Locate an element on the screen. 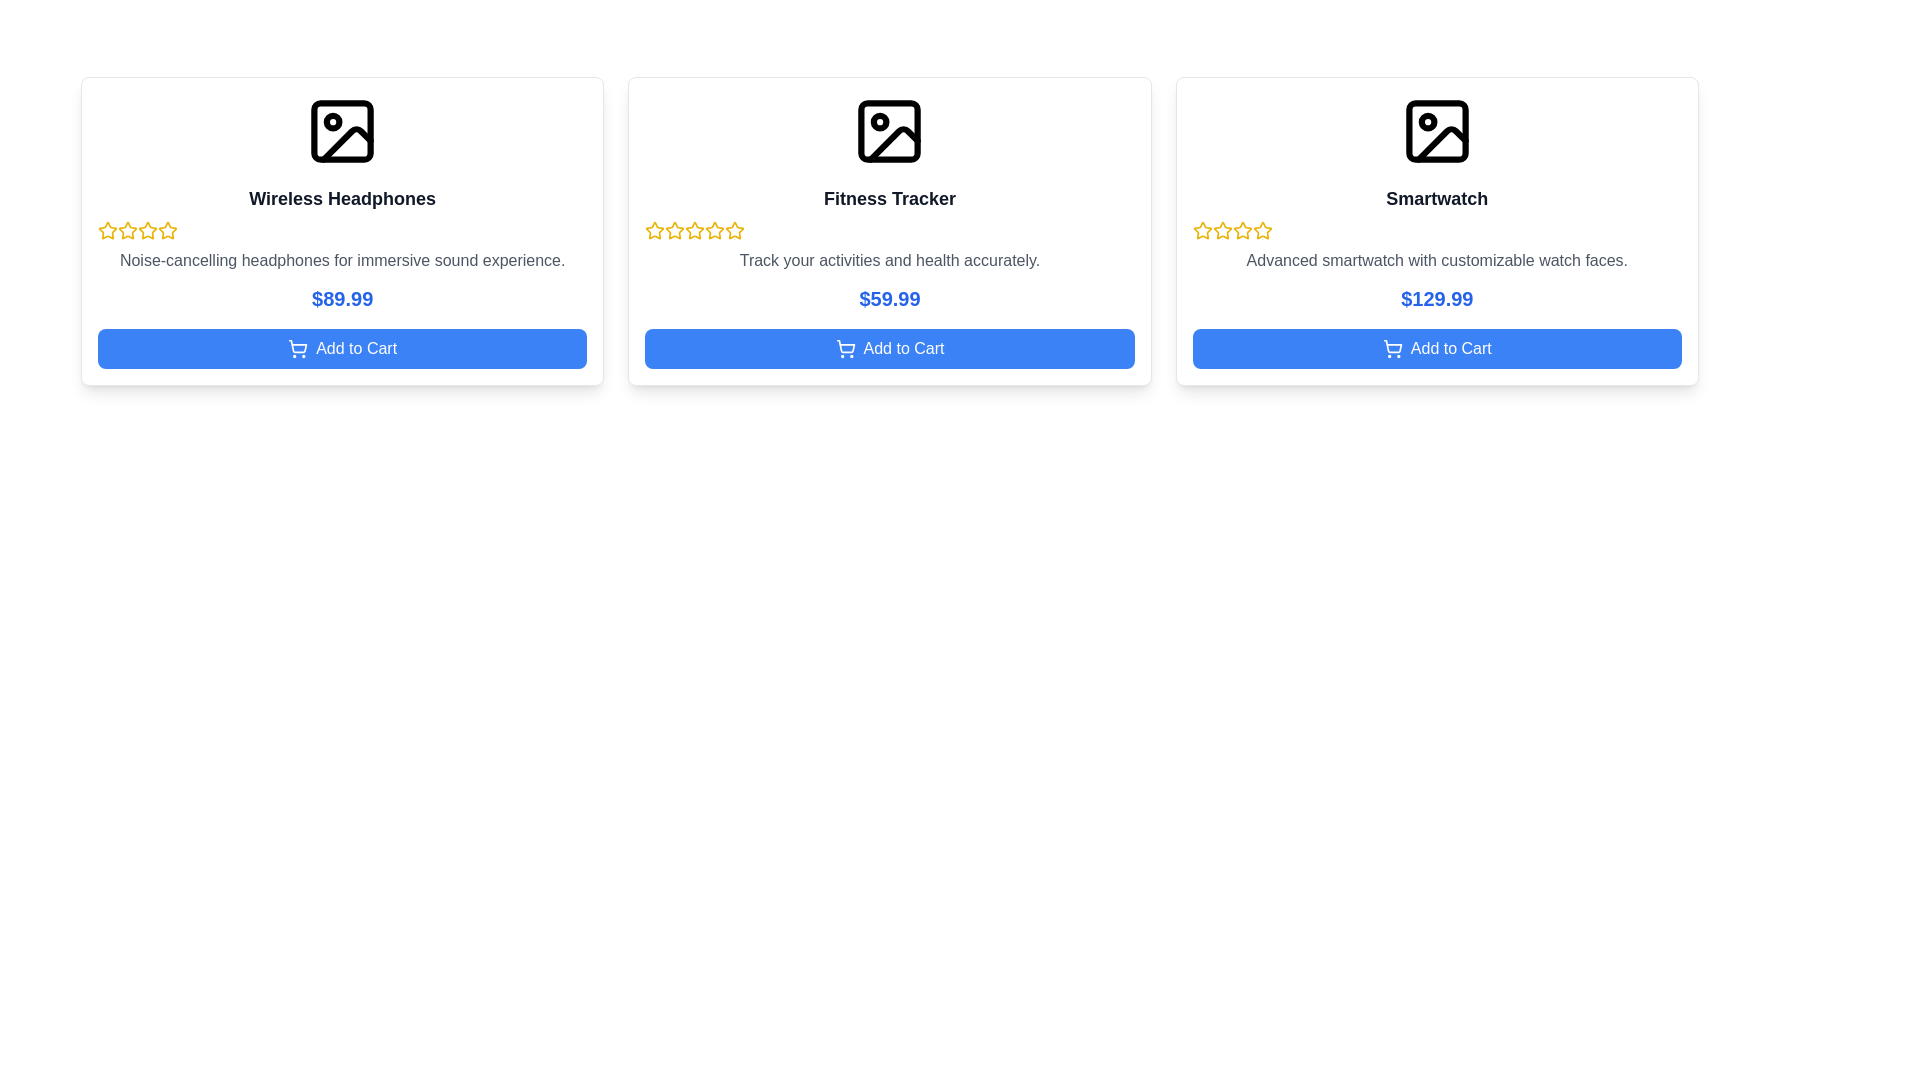 The height and width of the screenshot is (1080, 1920). displayed details from the first Product Card in the grid layout, which features 'Wireless Headphones', a price of '$89.99', and an 'Add to Cart' button is located at coordinates (342, 230).